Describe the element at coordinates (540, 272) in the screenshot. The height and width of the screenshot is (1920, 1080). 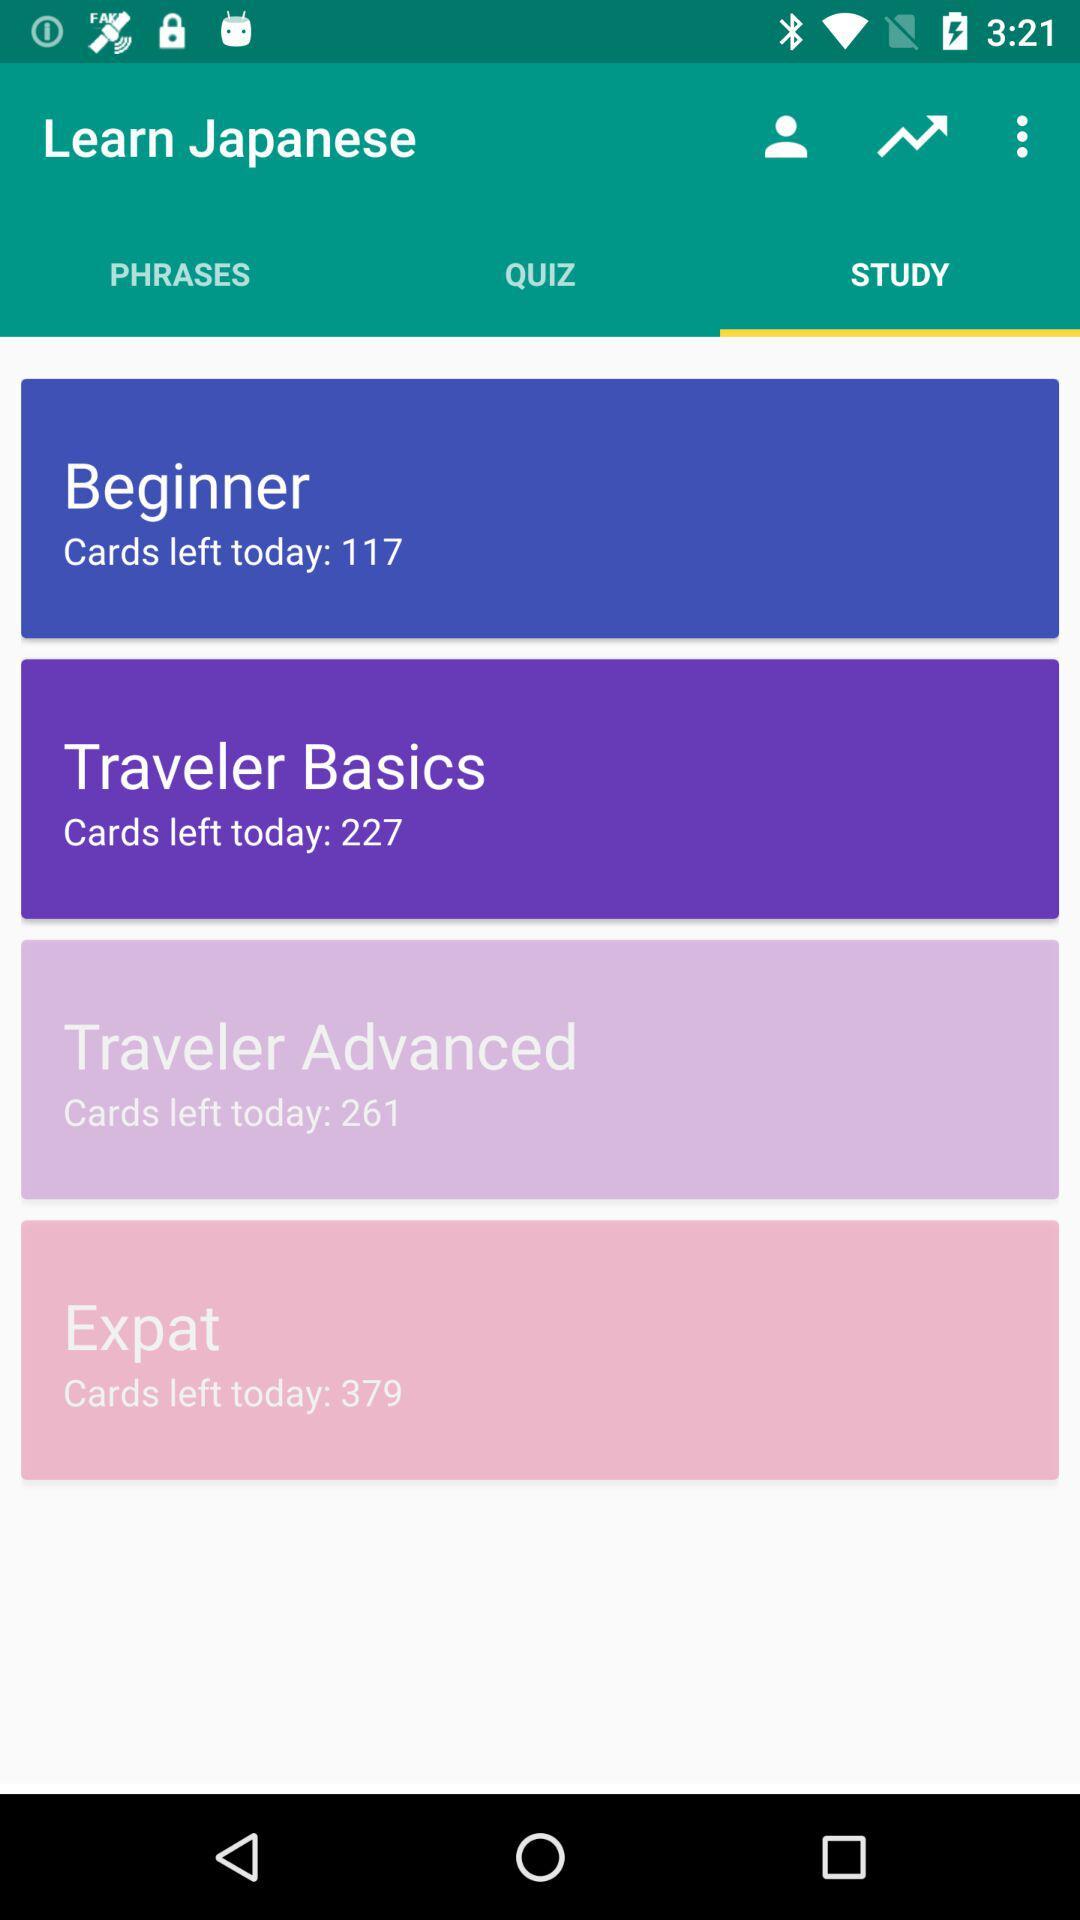
I see `app to the right of phrases` at that location.